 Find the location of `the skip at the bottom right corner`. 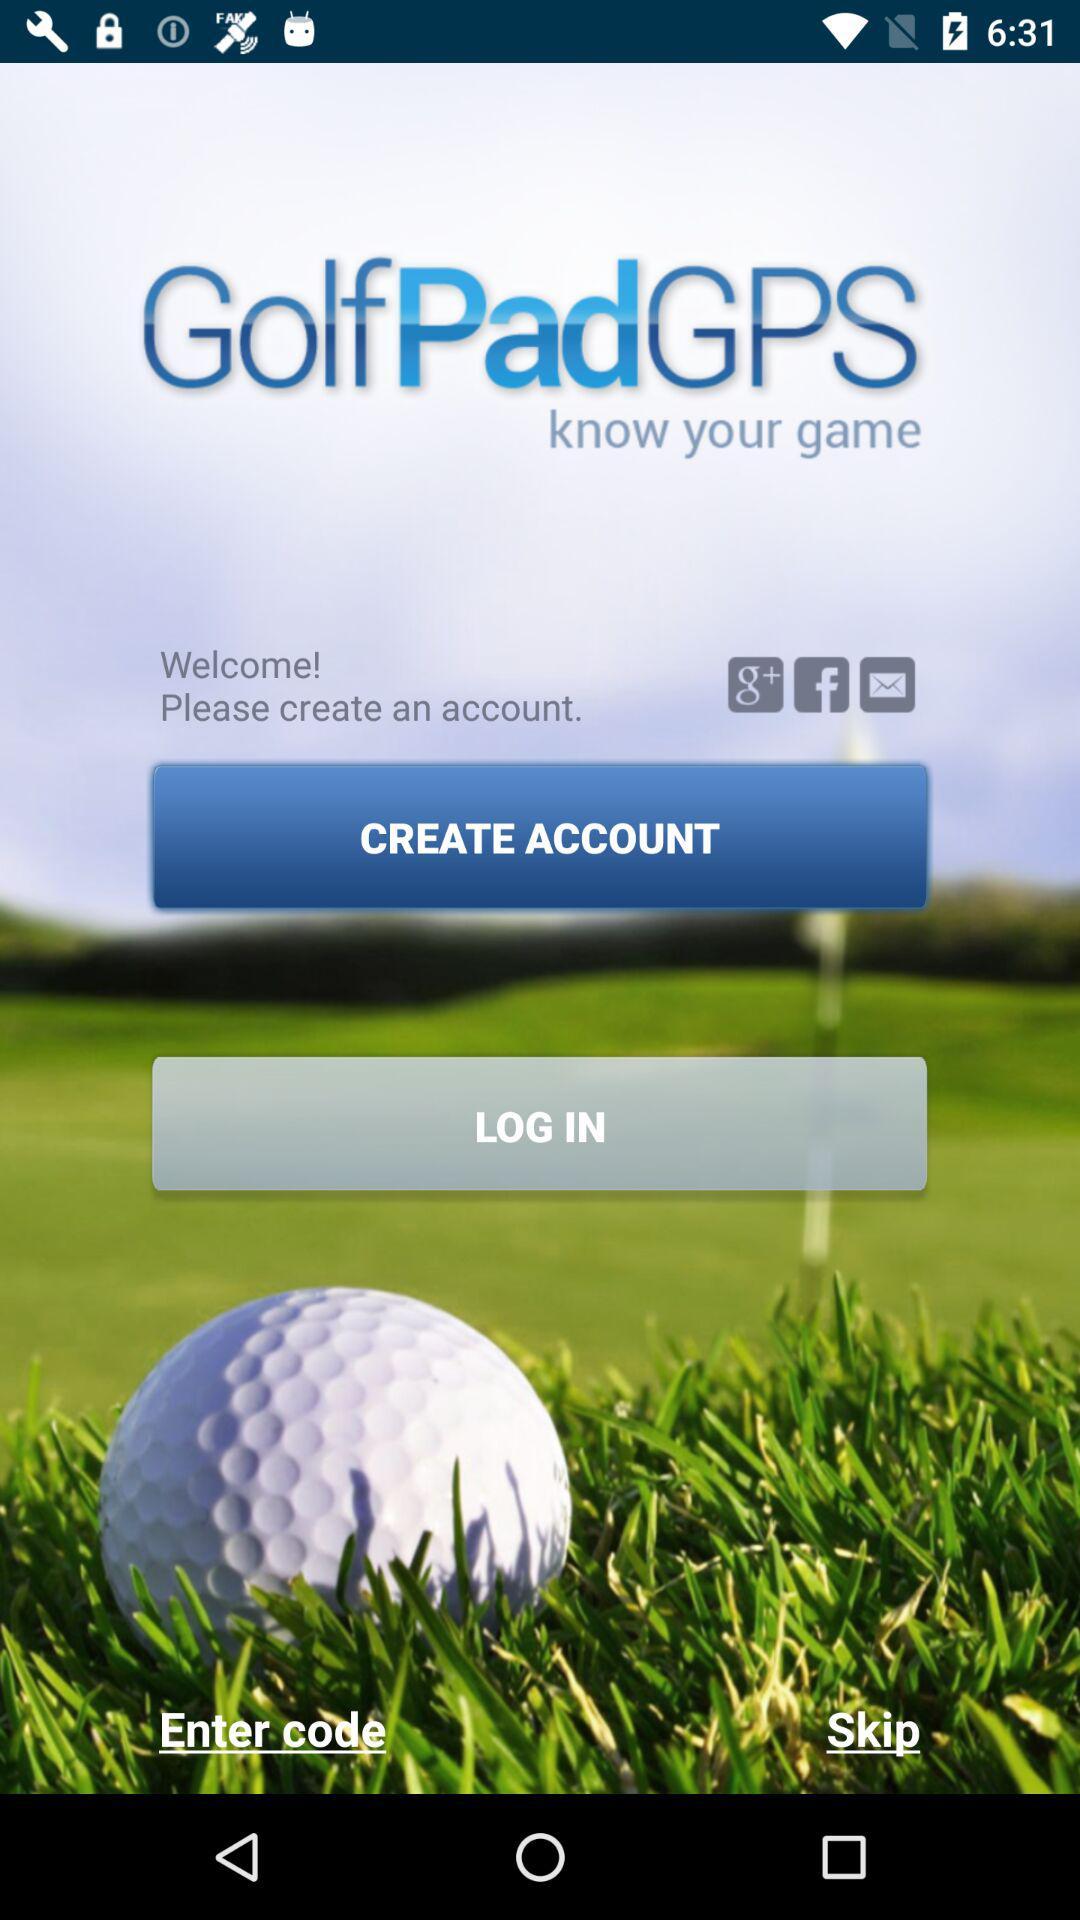

the skip at the bottom right corner is located at coordinates (729, 1727).